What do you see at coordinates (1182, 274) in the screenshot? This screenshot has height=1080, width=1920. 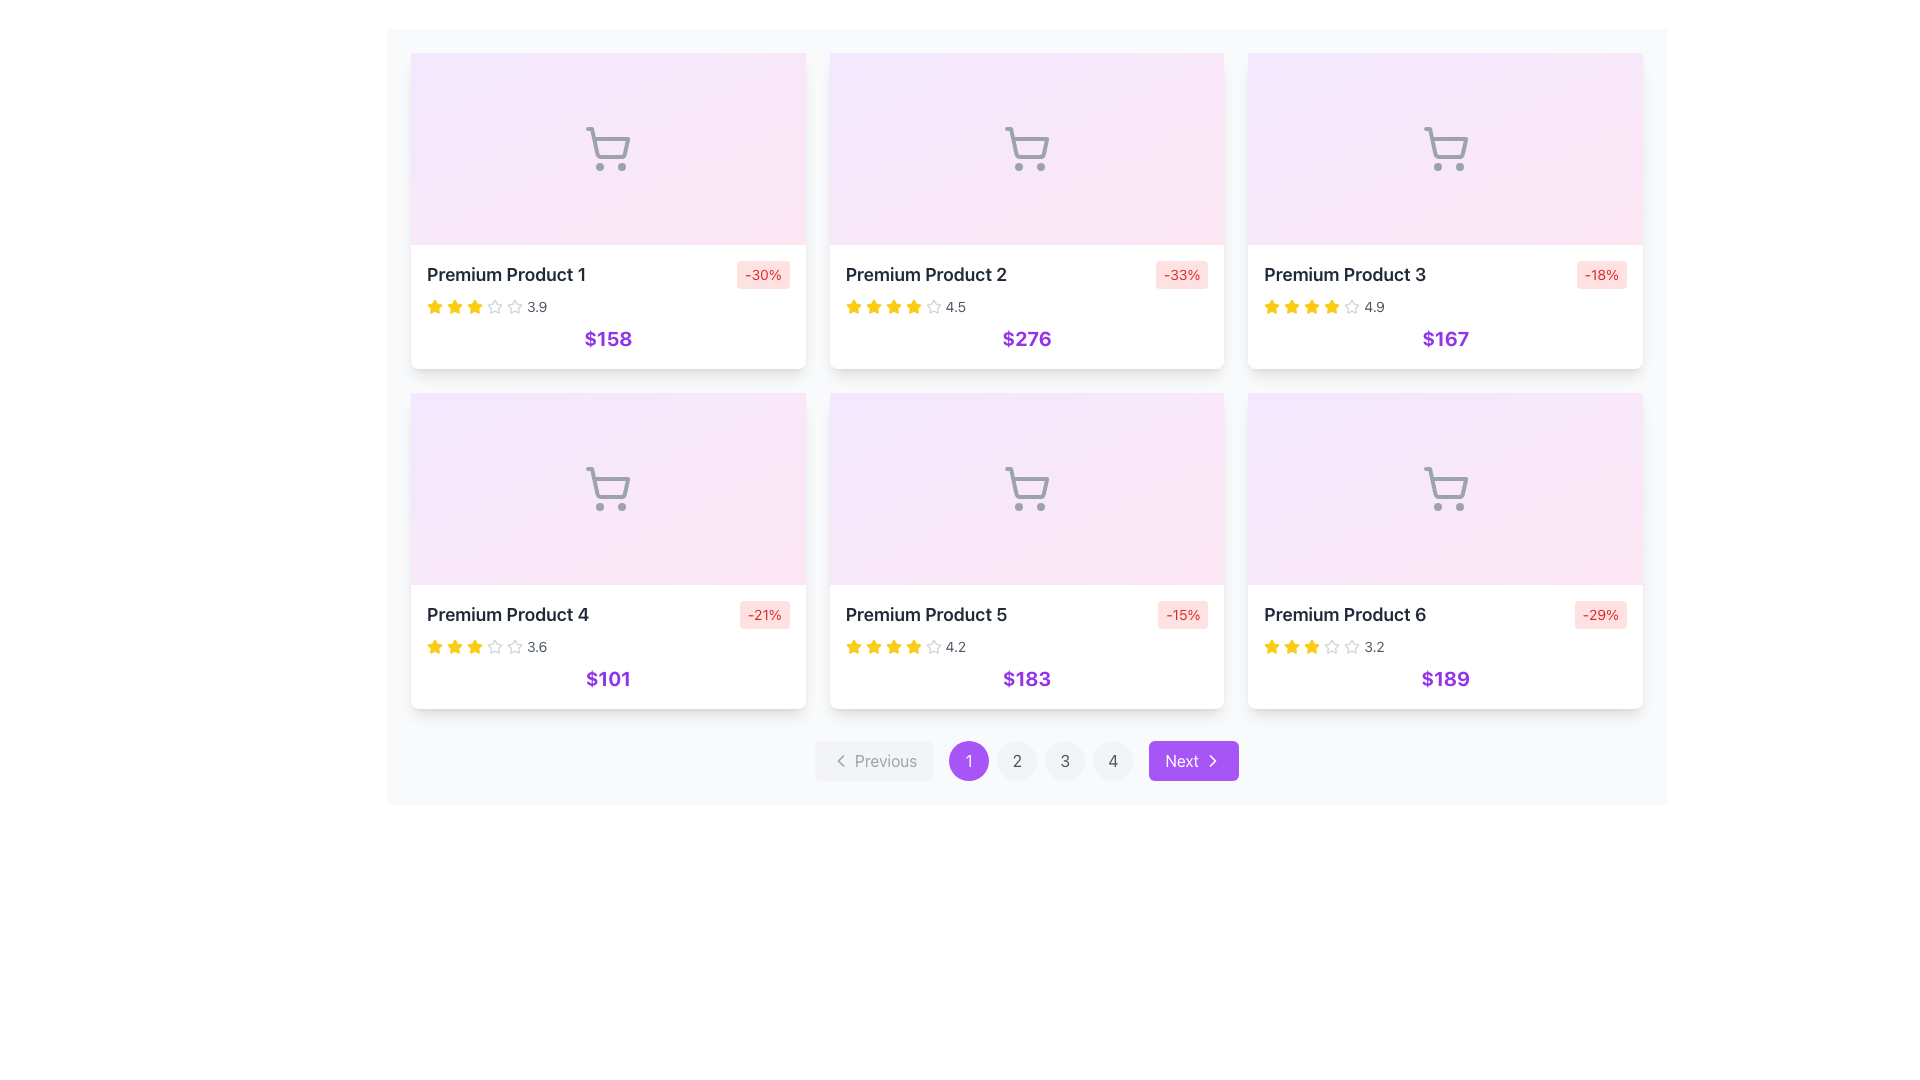 I see `discount value displayed on the small red badge with white text showing '-33%' located in the top-right corner of the card for 'Premium Product 2'` at bounding box center [1182, 274].